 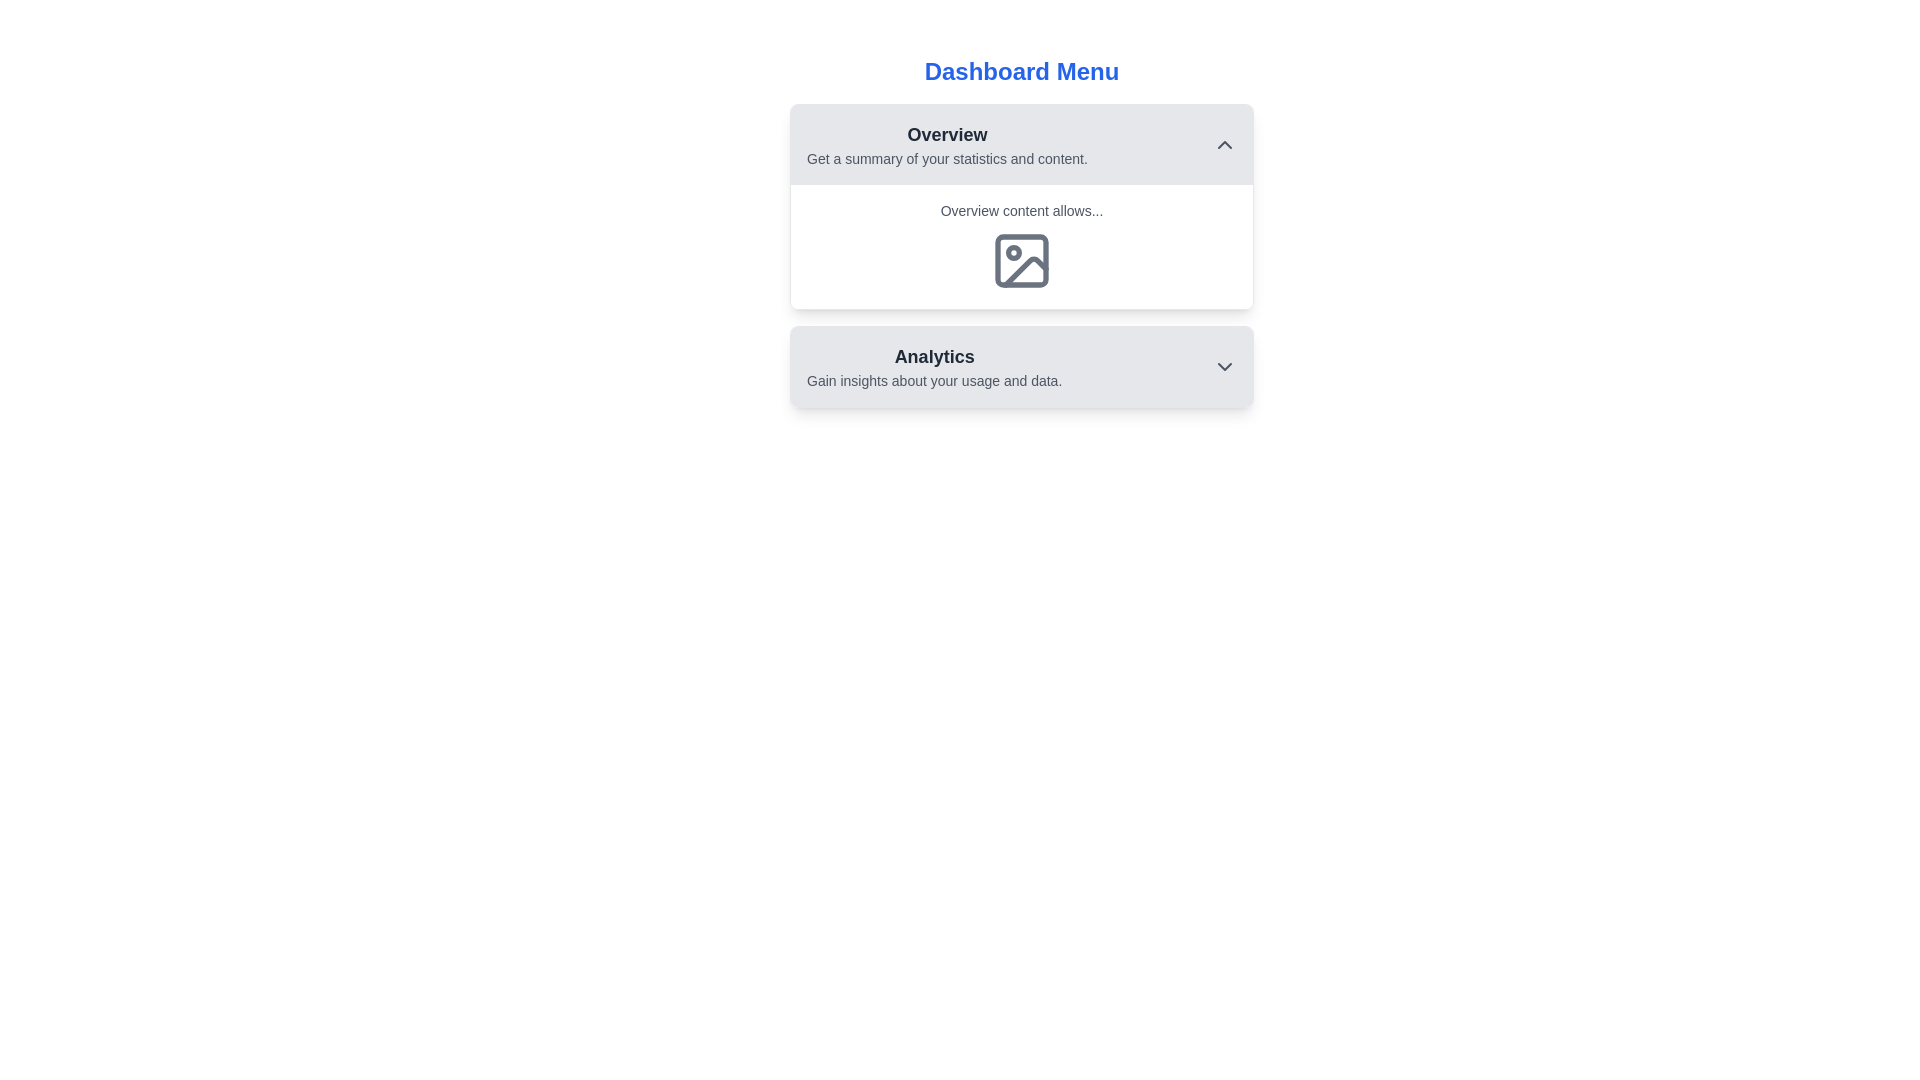 What do you see at coordinates (1223, 366) in the screenshot?
I see `the downward-facing chevron icon button located at the far right of the 'Analytics' menu item` at bounding box center [1223, 366].